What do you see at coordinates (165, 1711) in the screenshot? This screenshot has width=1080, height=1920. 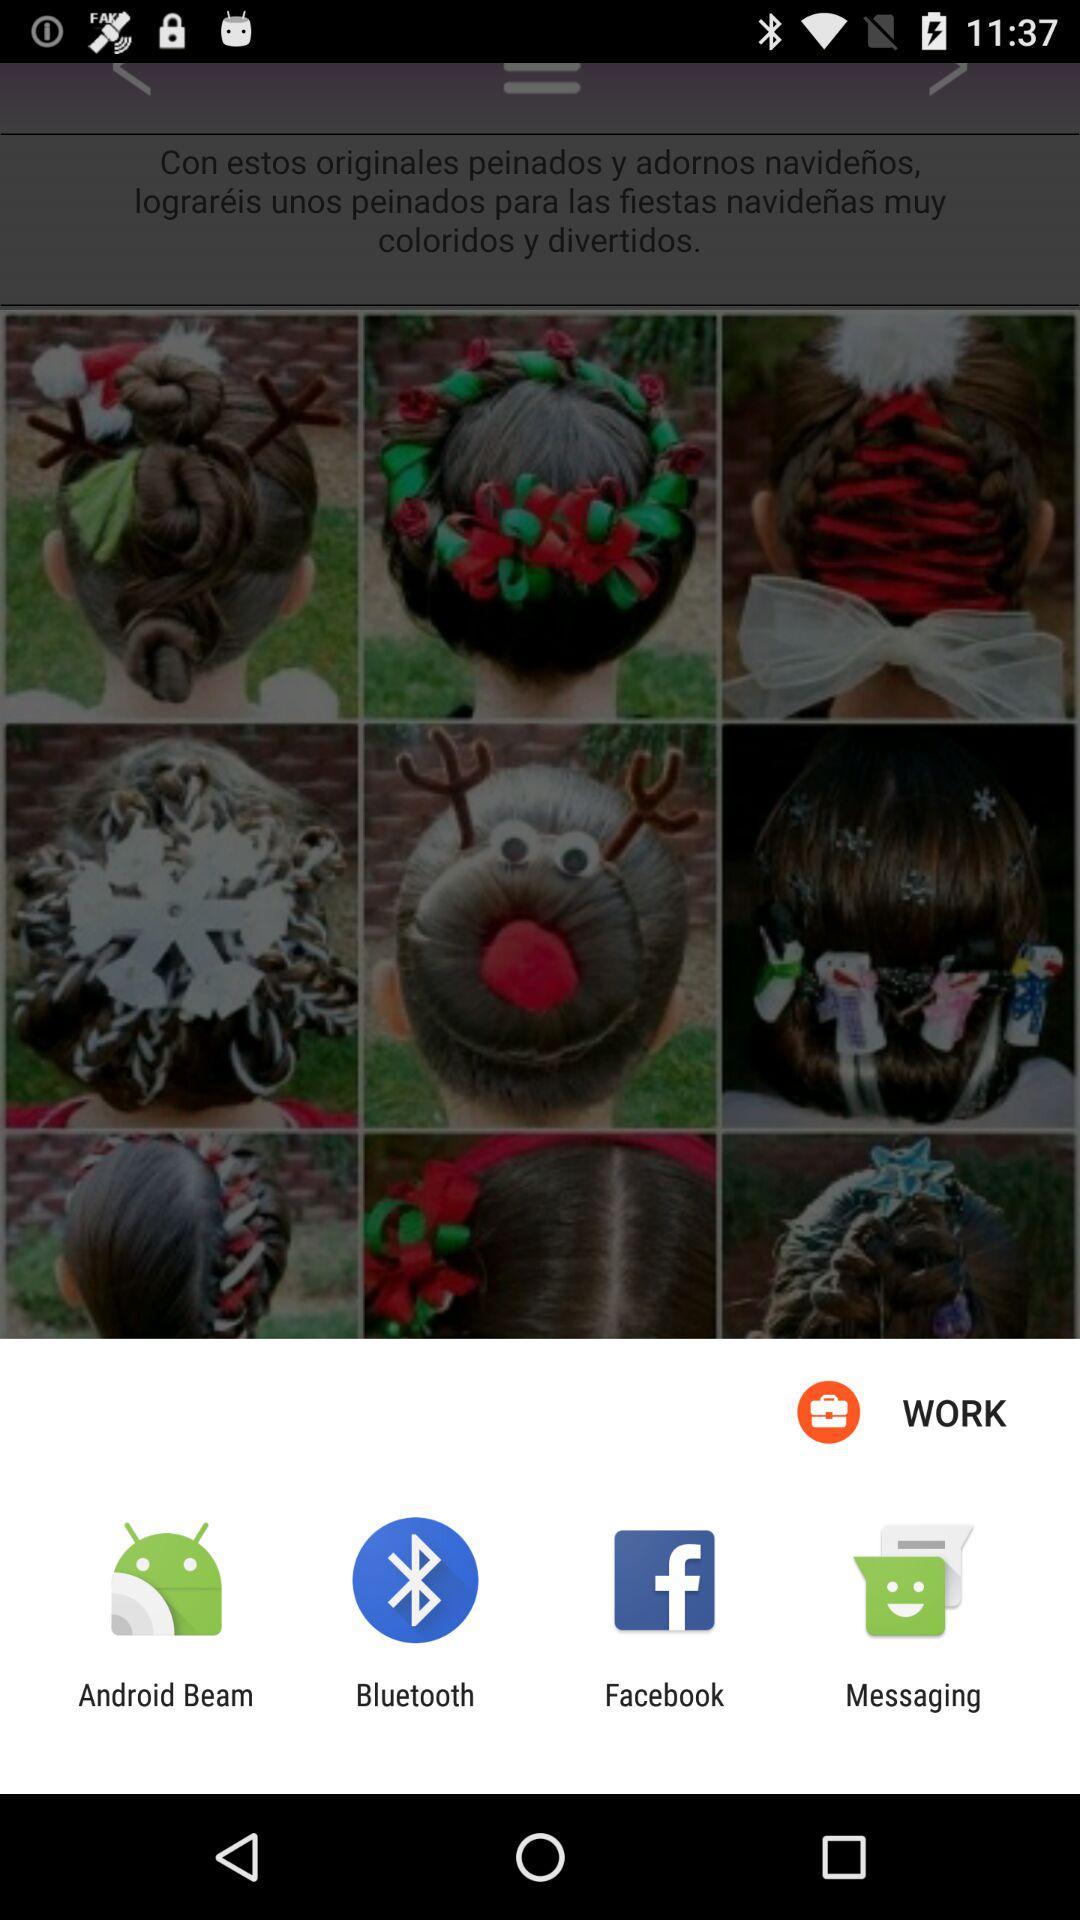 I see `android beam icon` at bounding box center [165, 1711].